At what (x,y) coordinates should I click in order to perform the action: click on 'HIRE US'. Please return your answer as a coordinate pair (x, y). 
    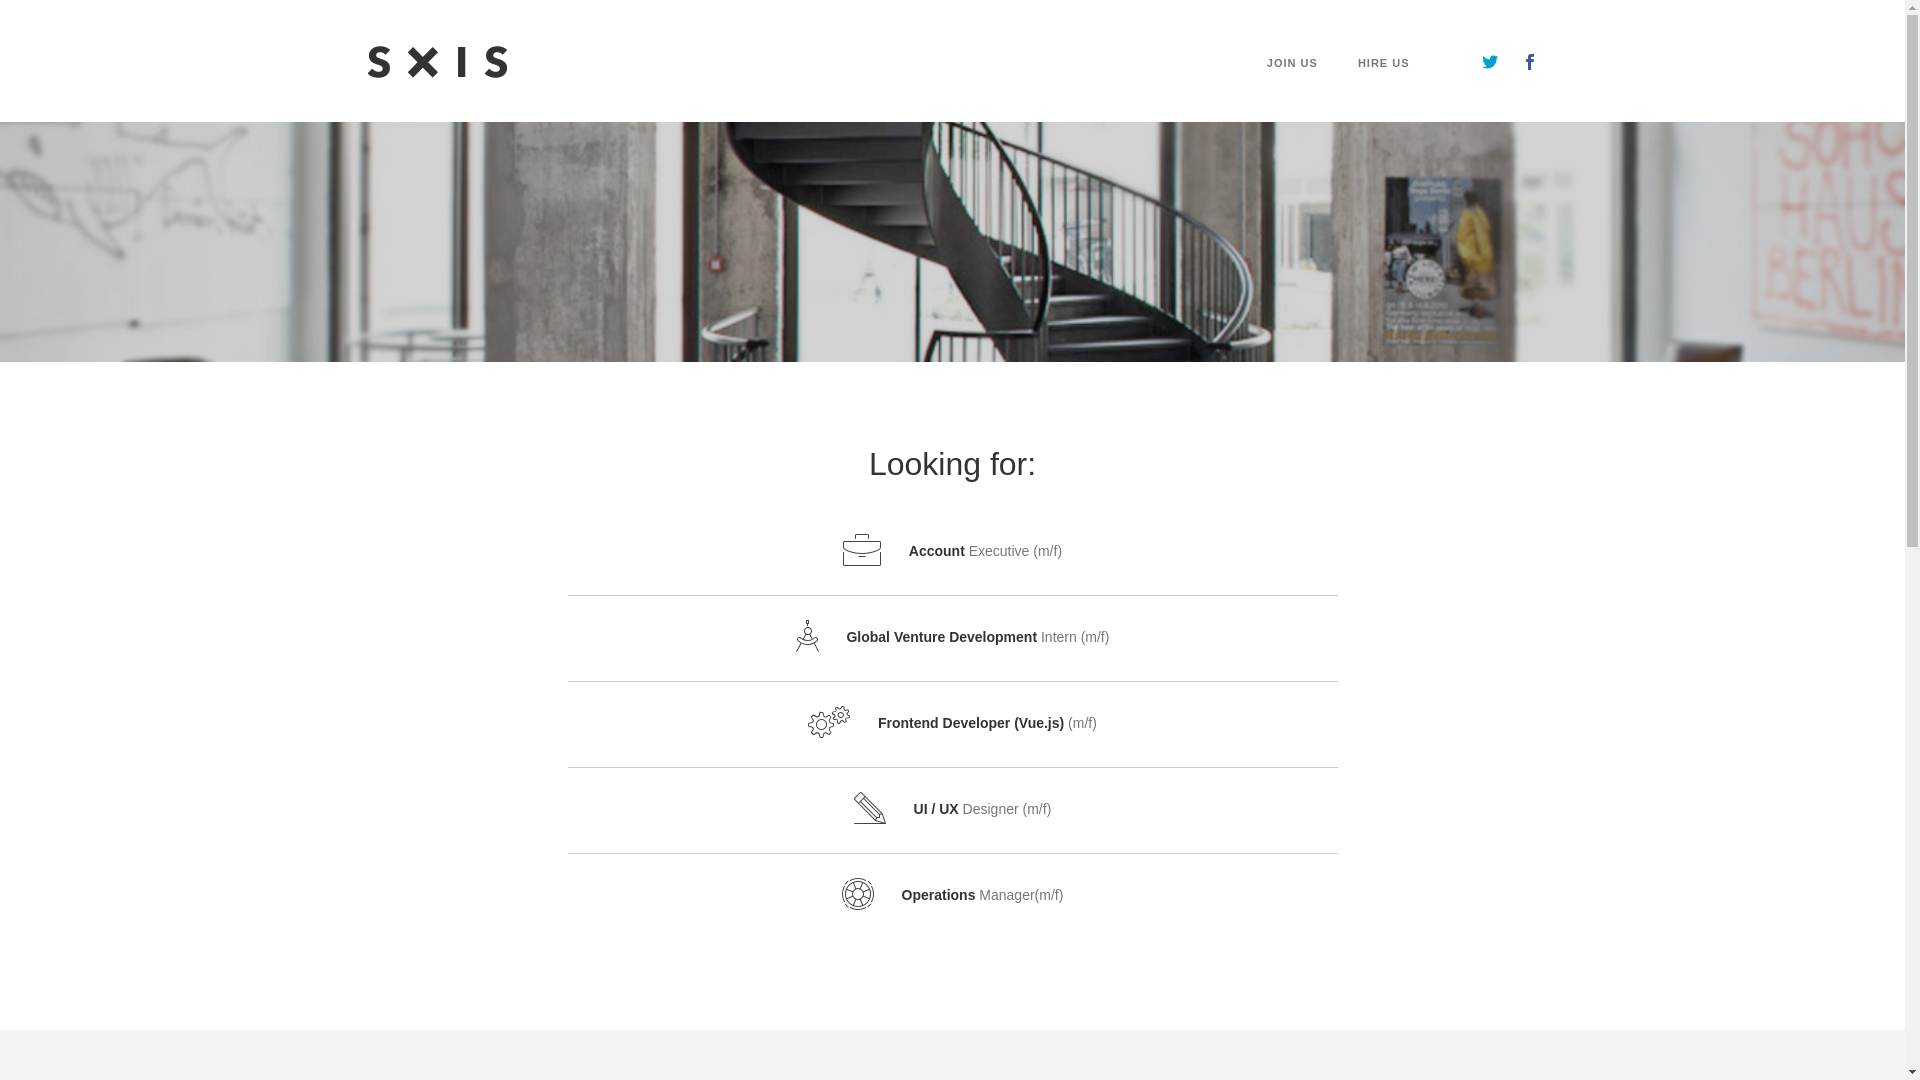
    Looking at the image, I should click on (1358, 88).